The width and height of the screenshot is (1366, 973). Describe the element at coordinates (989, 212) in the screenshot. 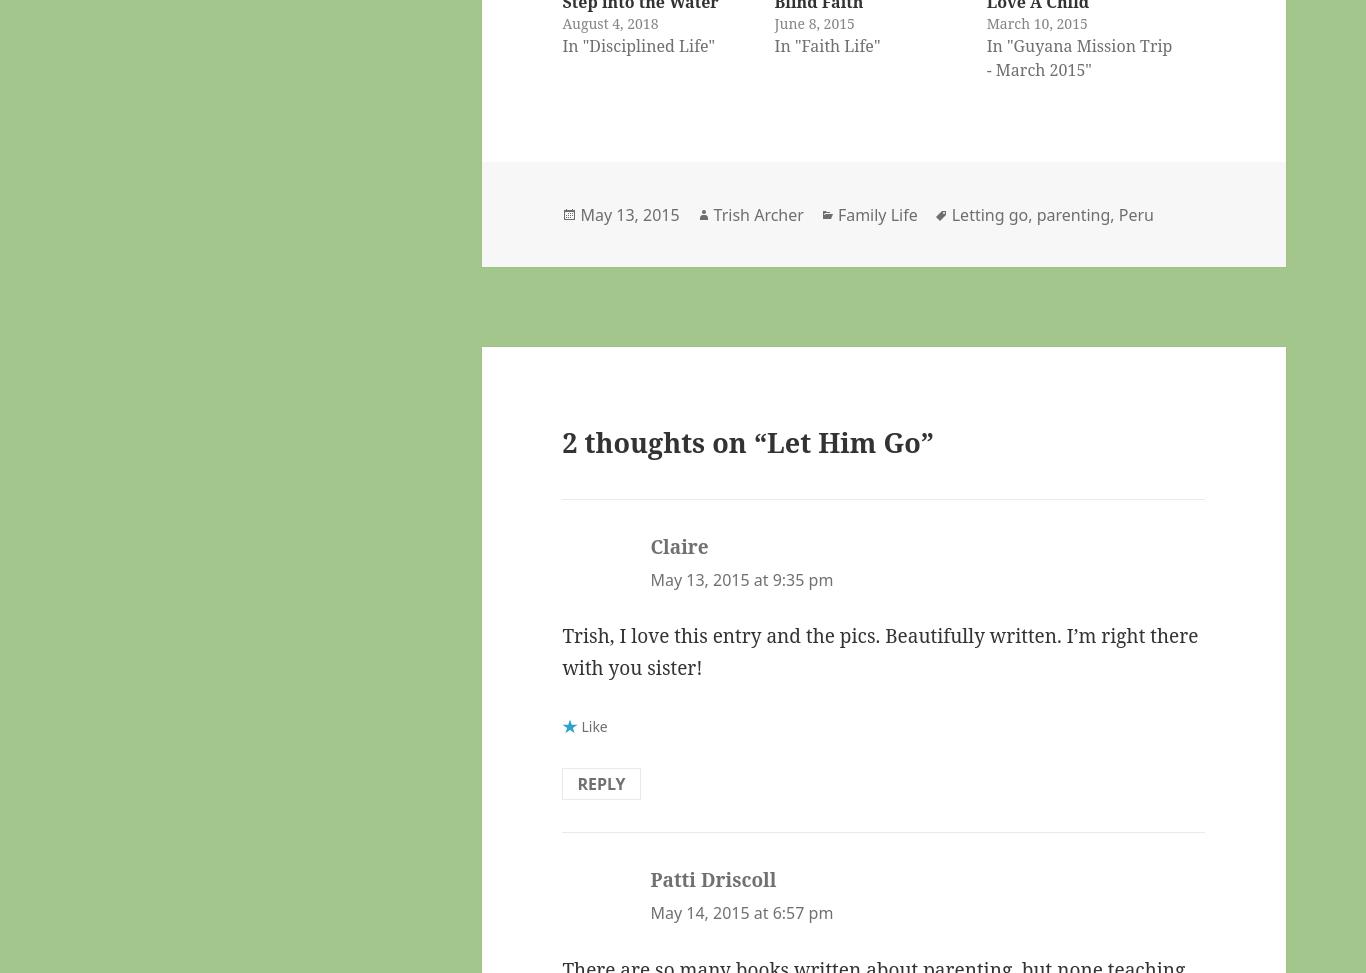

I see `'Letting go'` at that location.